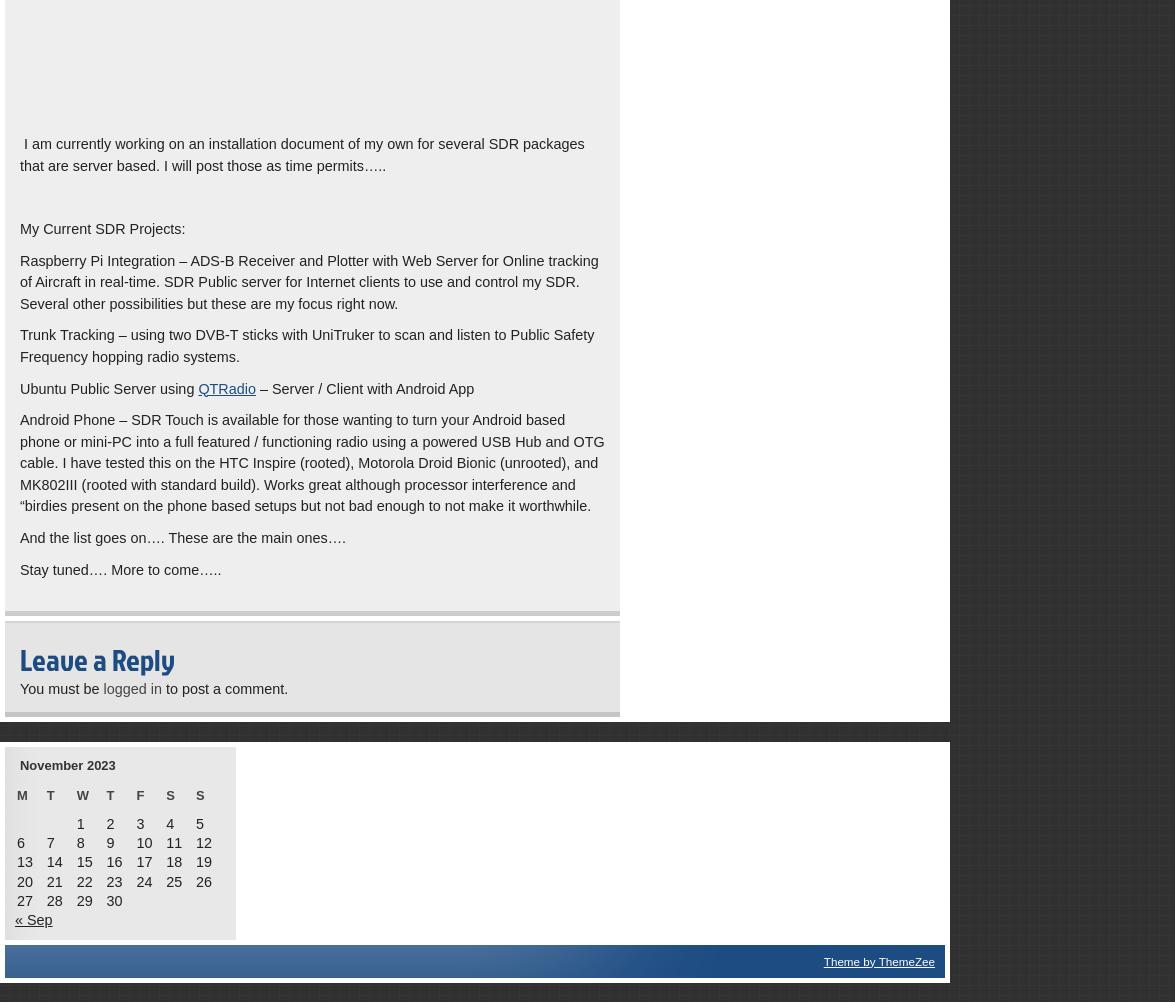  I want to click on 'F', so click(139, 793).